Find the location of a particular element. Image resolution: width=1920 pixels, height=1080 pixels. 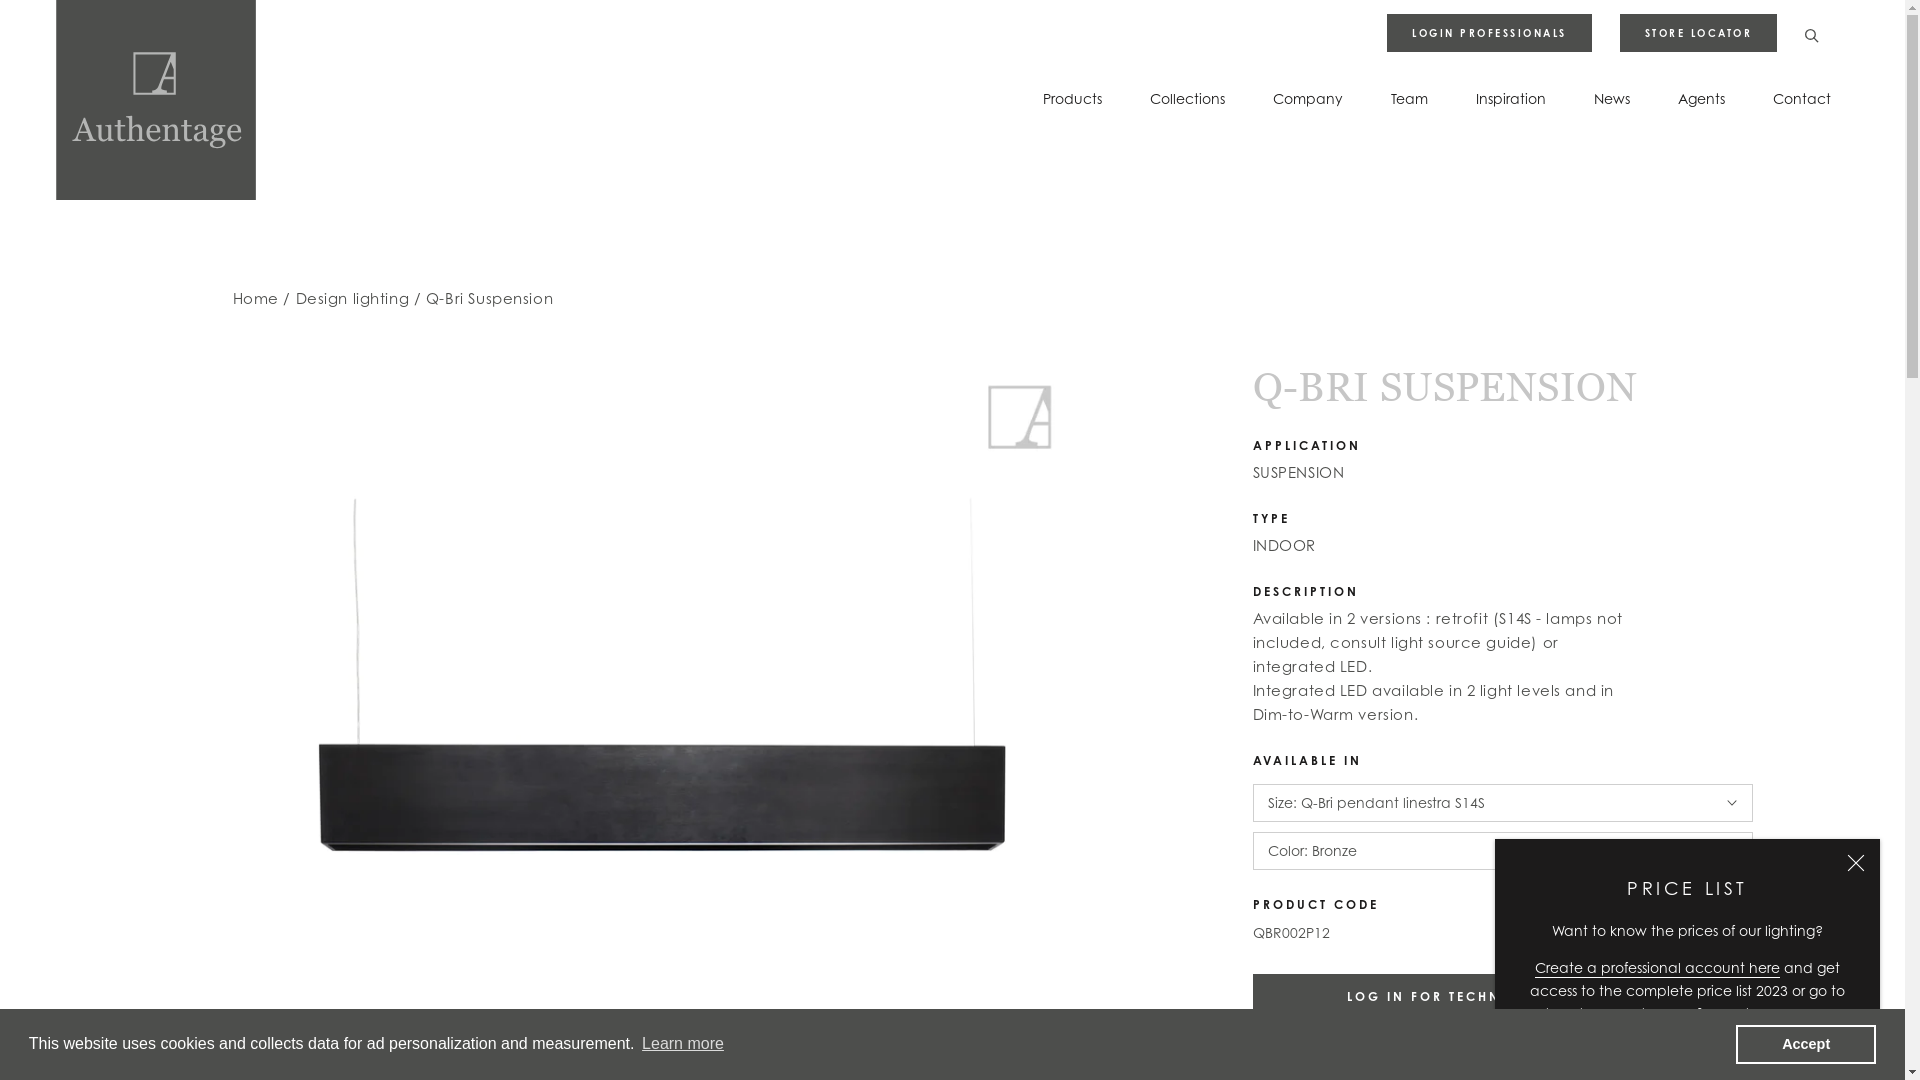

'Collections is located at coordinates (1187, 98).